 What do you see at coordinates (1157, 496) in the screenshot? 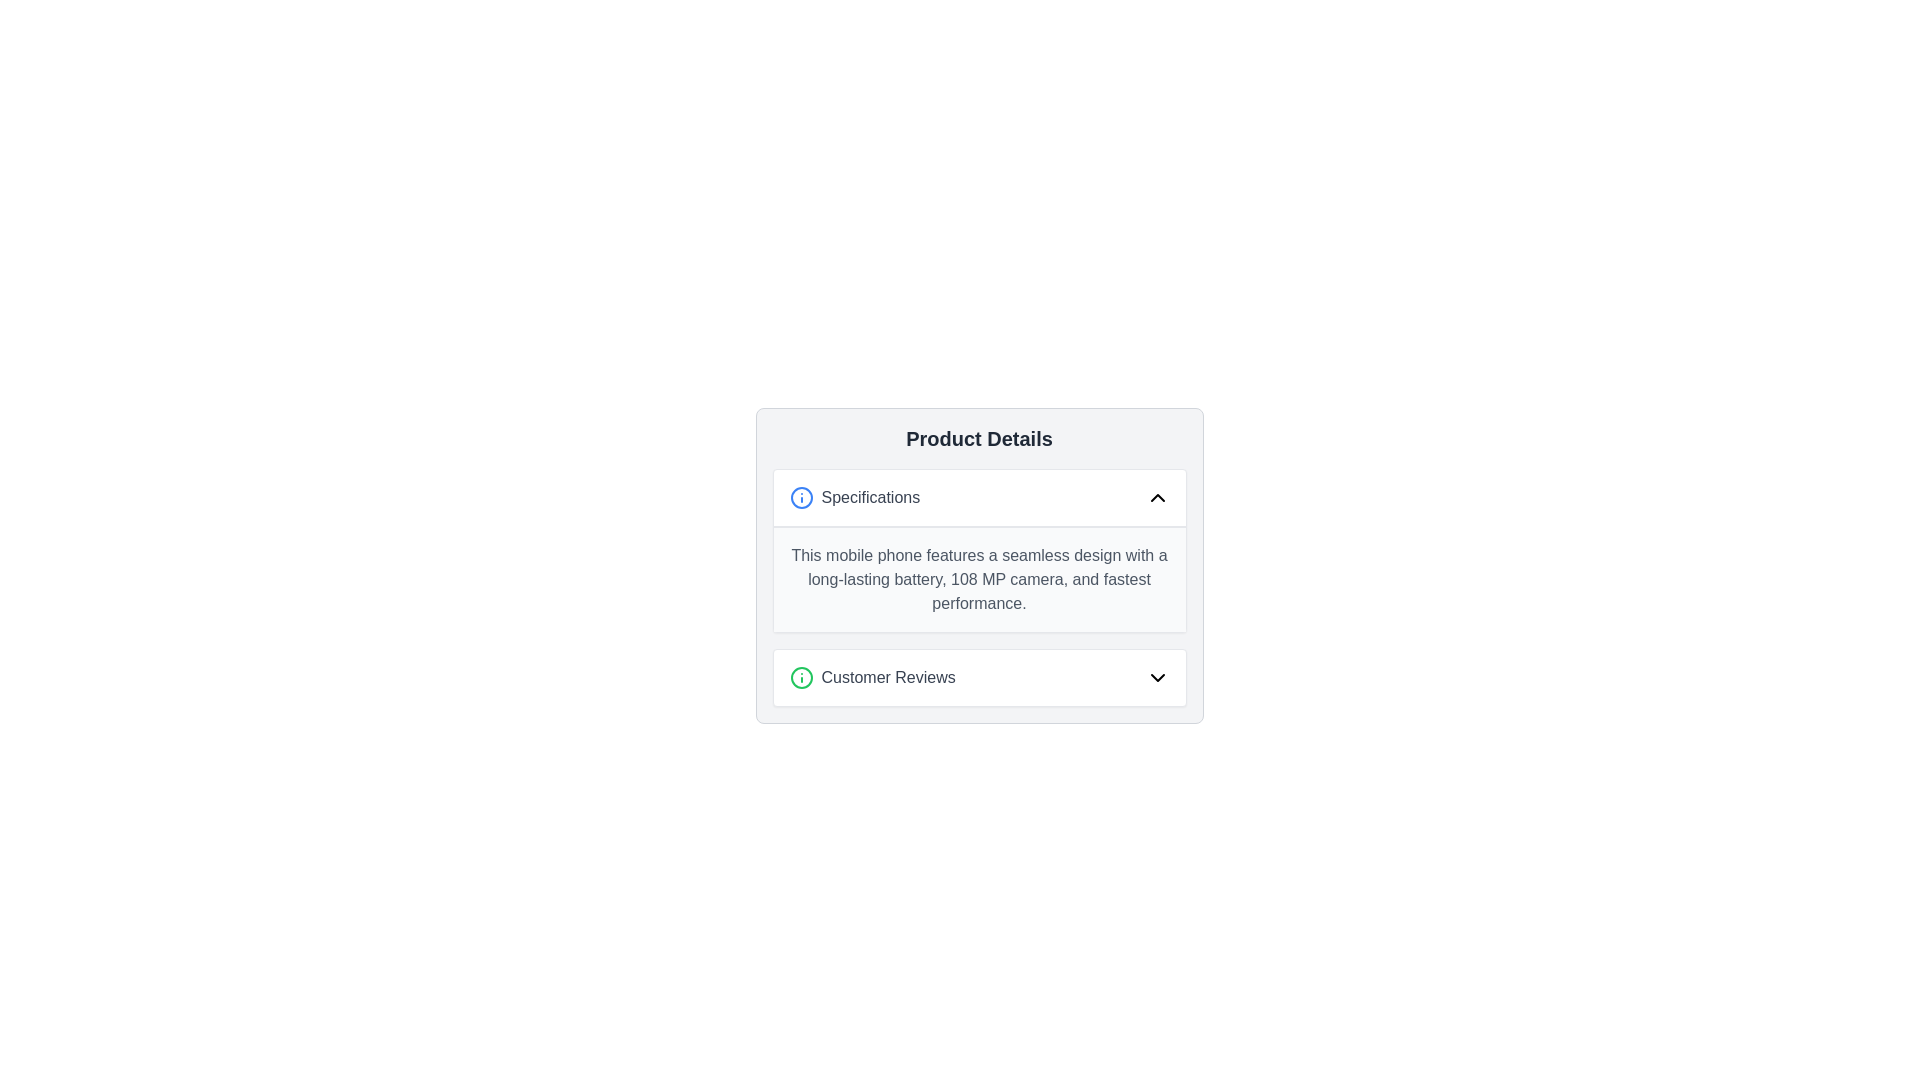
I see `the chevron-shaped toggle arrow icon located at the far right side of the 'Specifications' header bar` at bounding box center [1157, 496].